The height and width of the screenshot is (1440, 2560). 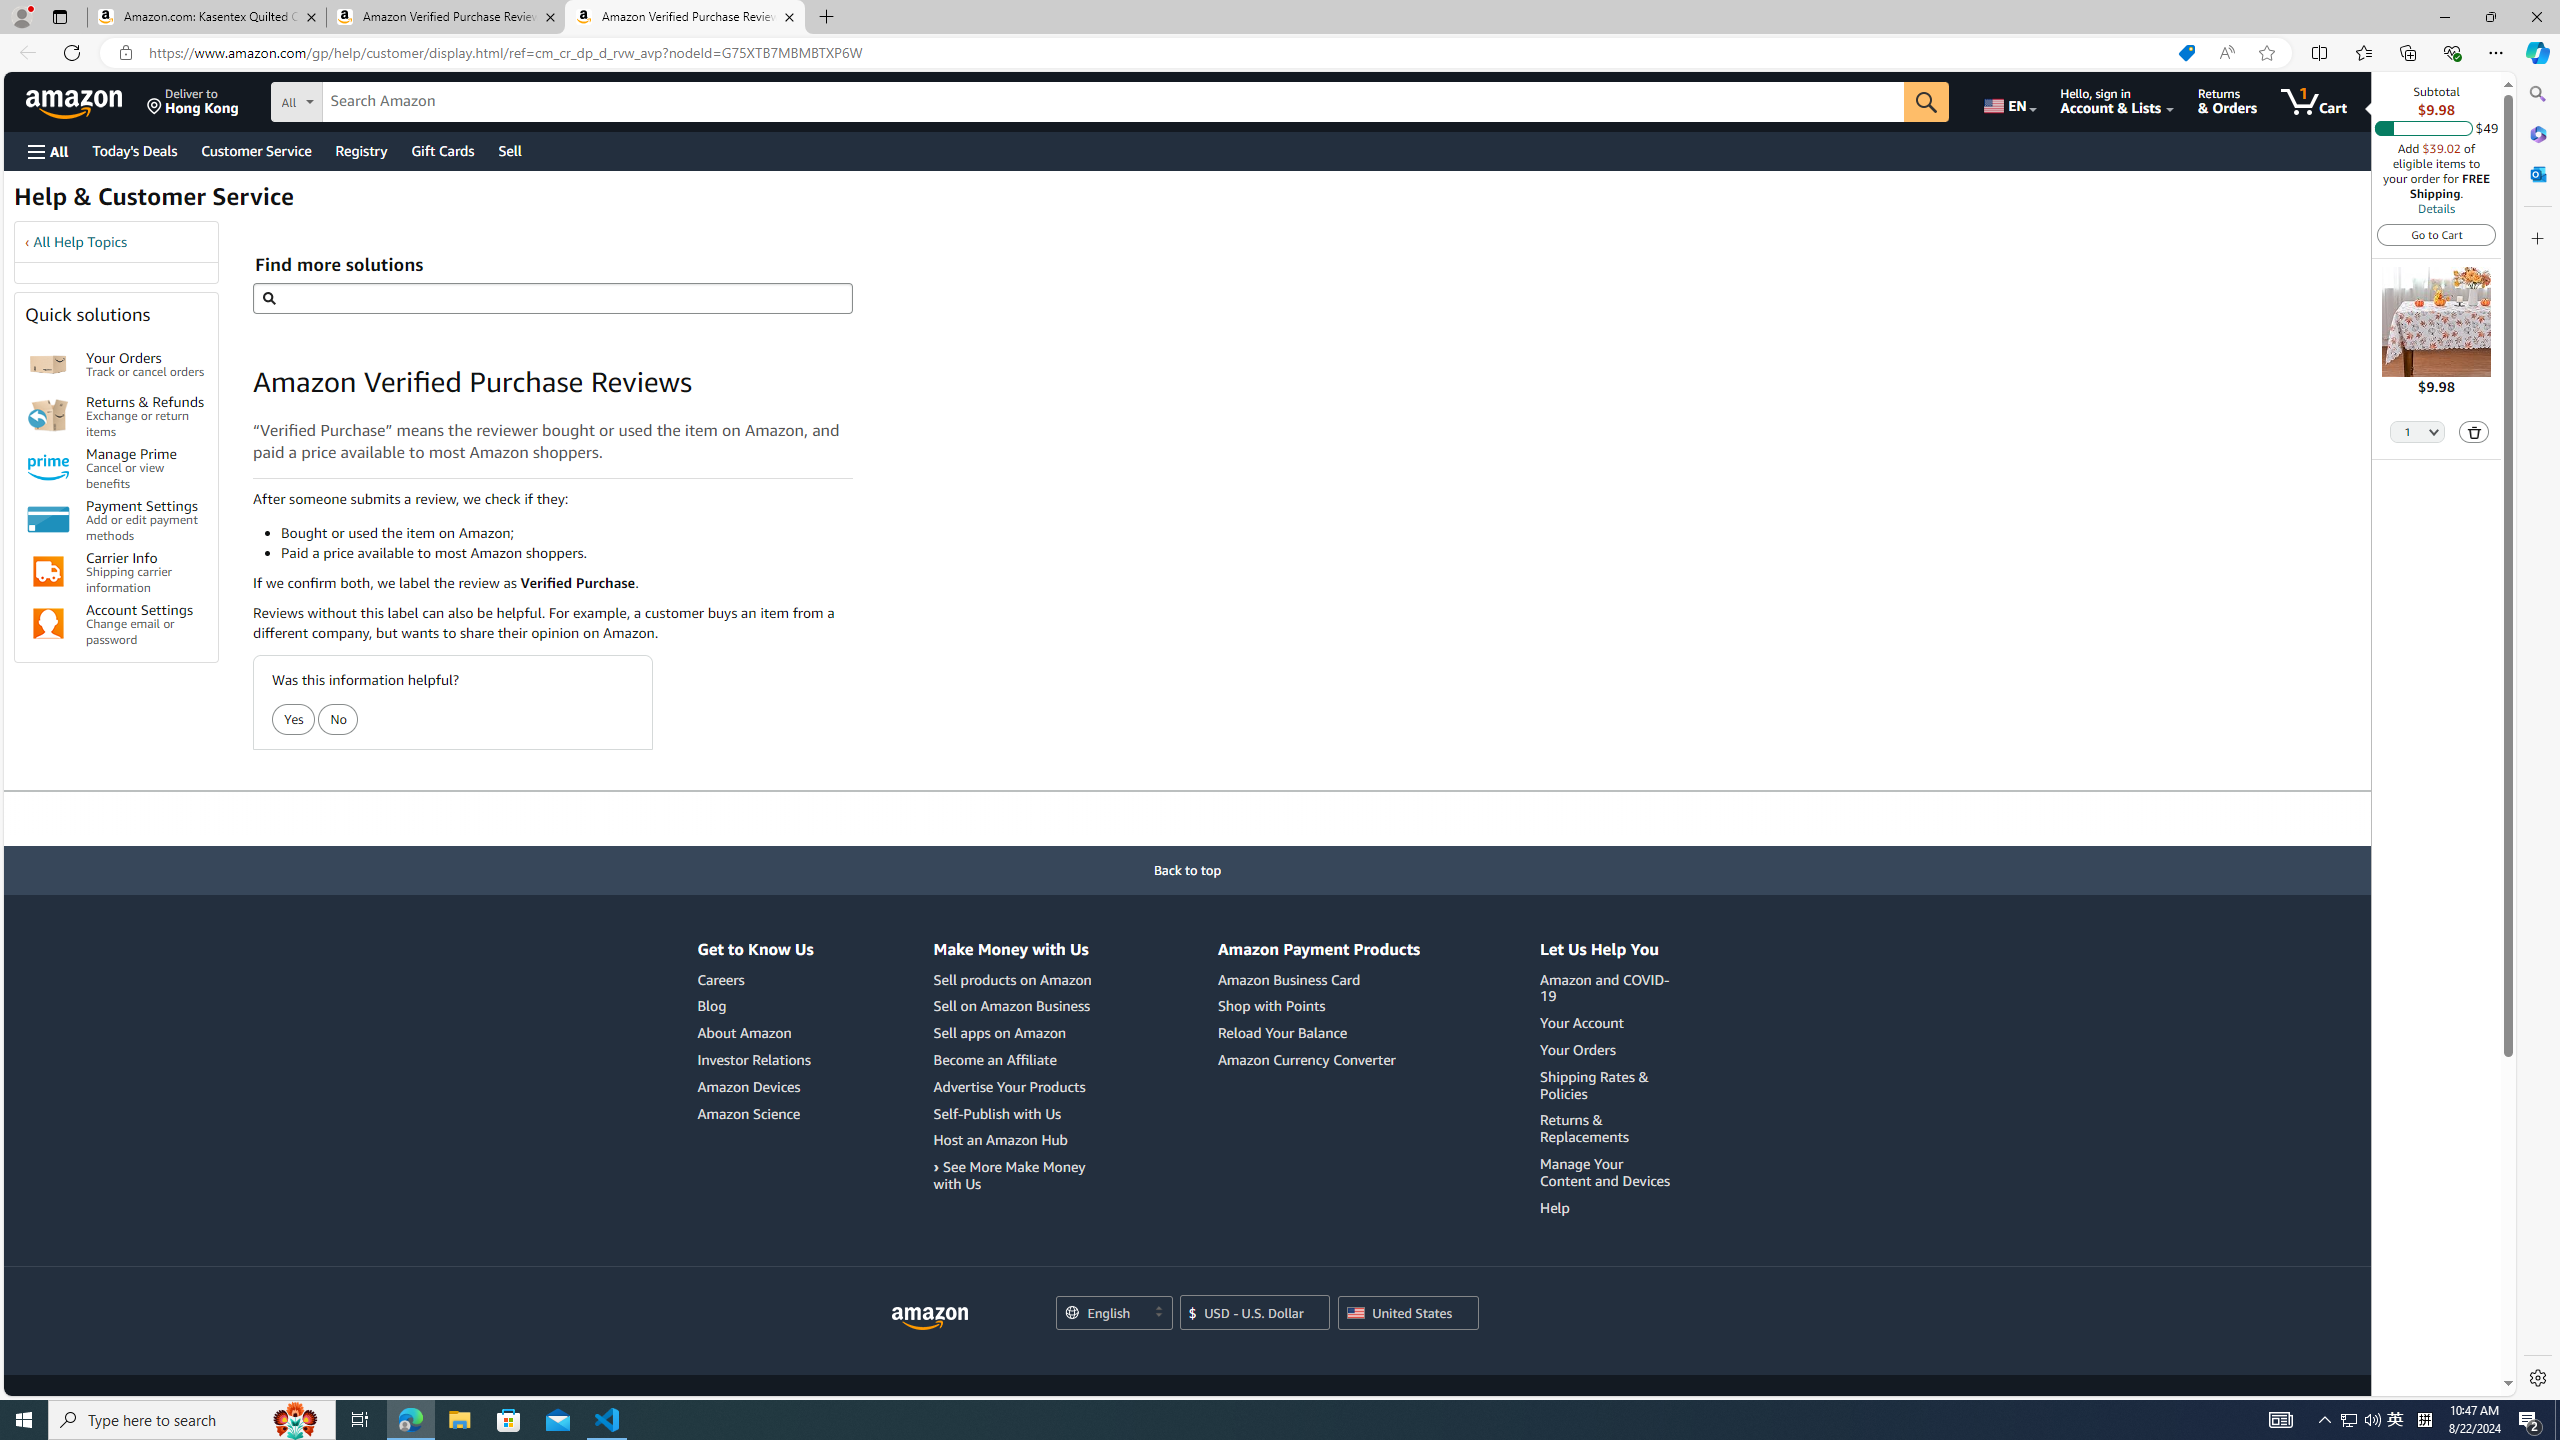 What do you see at coordinates (2116, 100) in the screenshot?
I see `'Hello, sign in Account & Lists'` at bounding box center [2116, 100].